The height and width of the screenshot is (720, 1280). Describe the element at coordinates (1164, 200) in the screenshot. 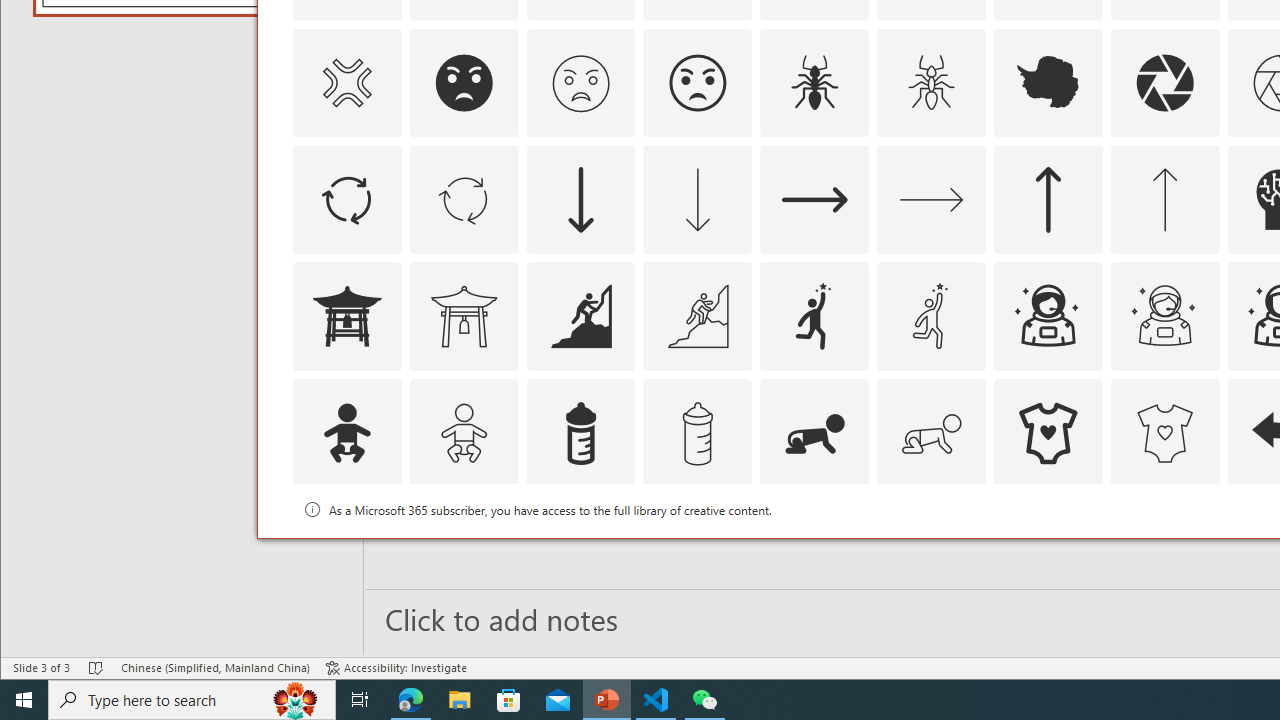

I see `'AutomationID: Icons_ArrowUp_M'` at that location.